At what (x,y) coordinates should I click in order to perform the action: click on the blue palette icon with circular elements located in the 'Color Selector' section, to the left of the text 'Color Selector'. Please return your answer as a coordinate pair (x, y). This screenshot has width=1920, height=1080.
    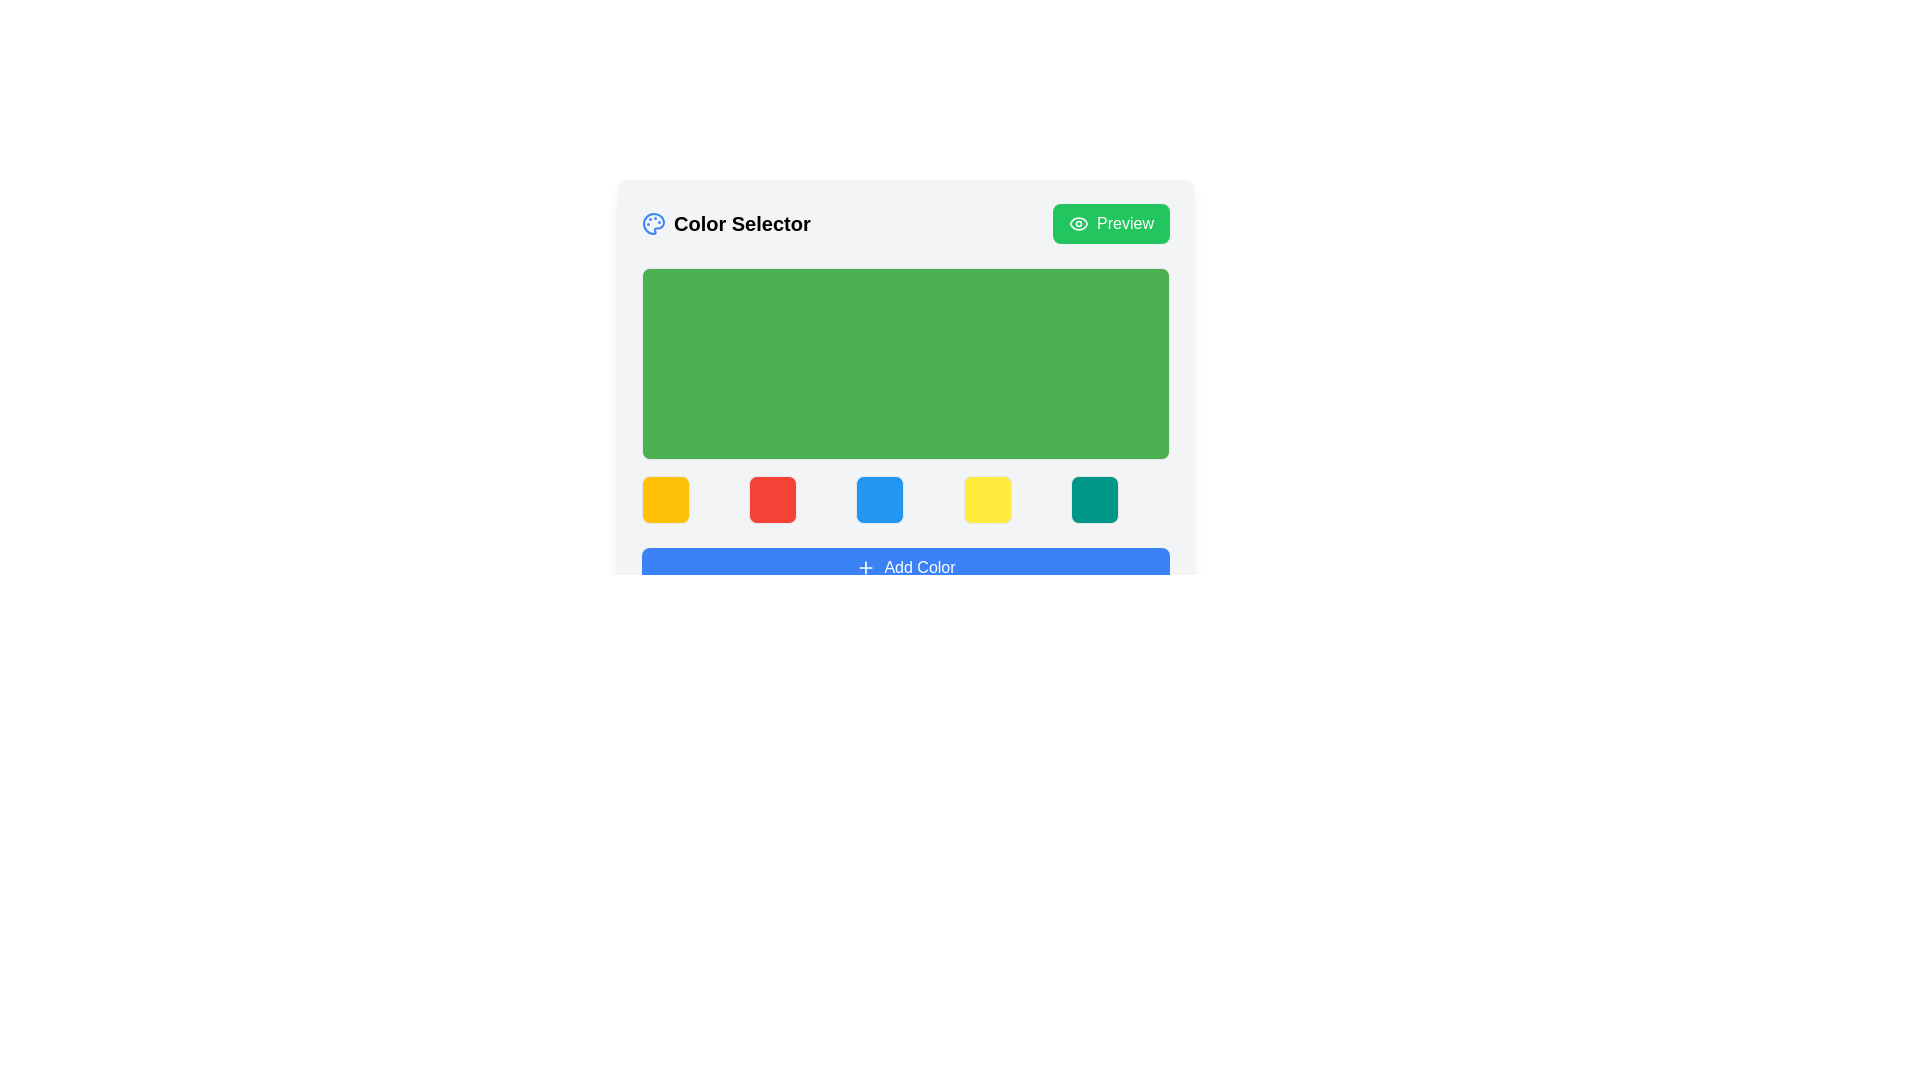
    Looking at the image, I should click on (653, 223).